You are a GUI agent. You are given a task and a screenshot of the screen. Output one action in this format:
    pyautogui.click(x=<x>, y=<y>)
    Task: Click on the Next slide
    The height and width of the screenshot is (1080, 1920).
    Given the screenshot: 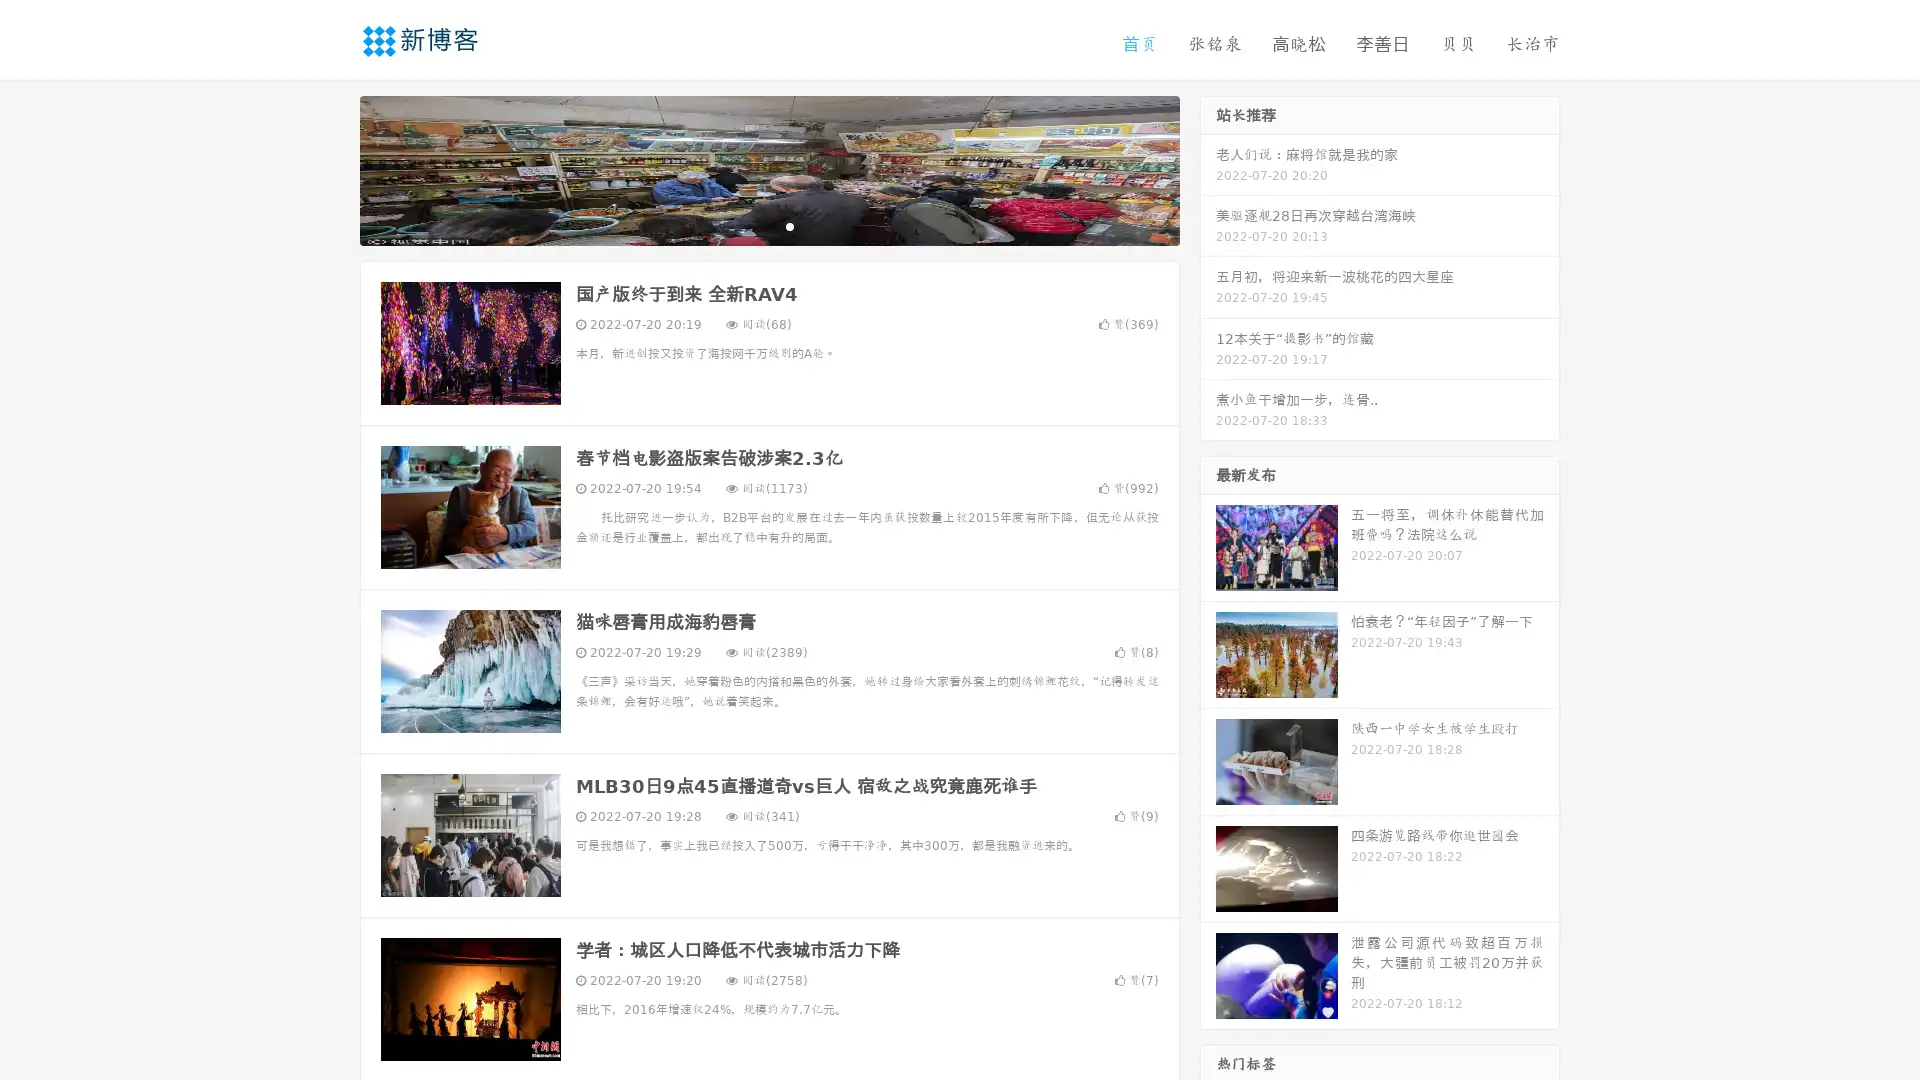 What is the action you would take?
    pyautogui.click(x=1208, y=168)
    